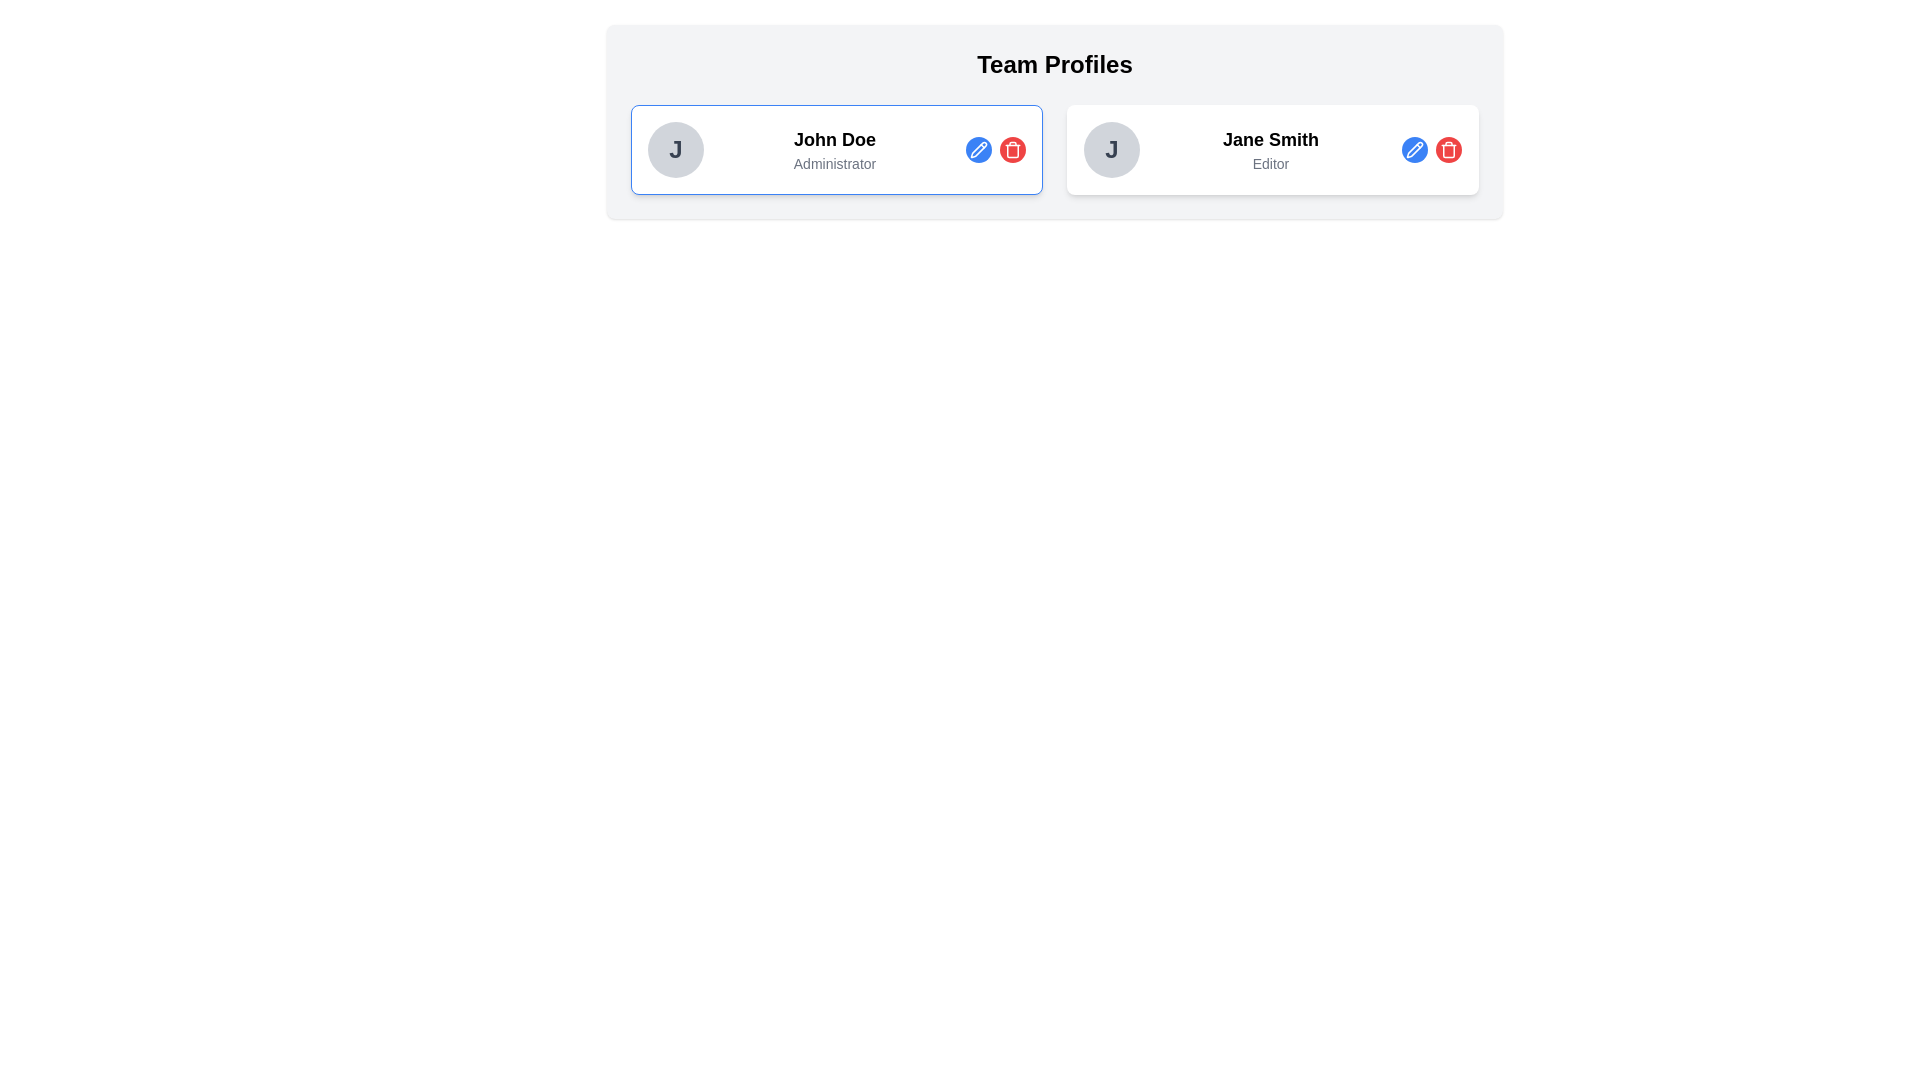  I want to click on the red circular delete button with a white trash can icon located, so click(1012, 149).